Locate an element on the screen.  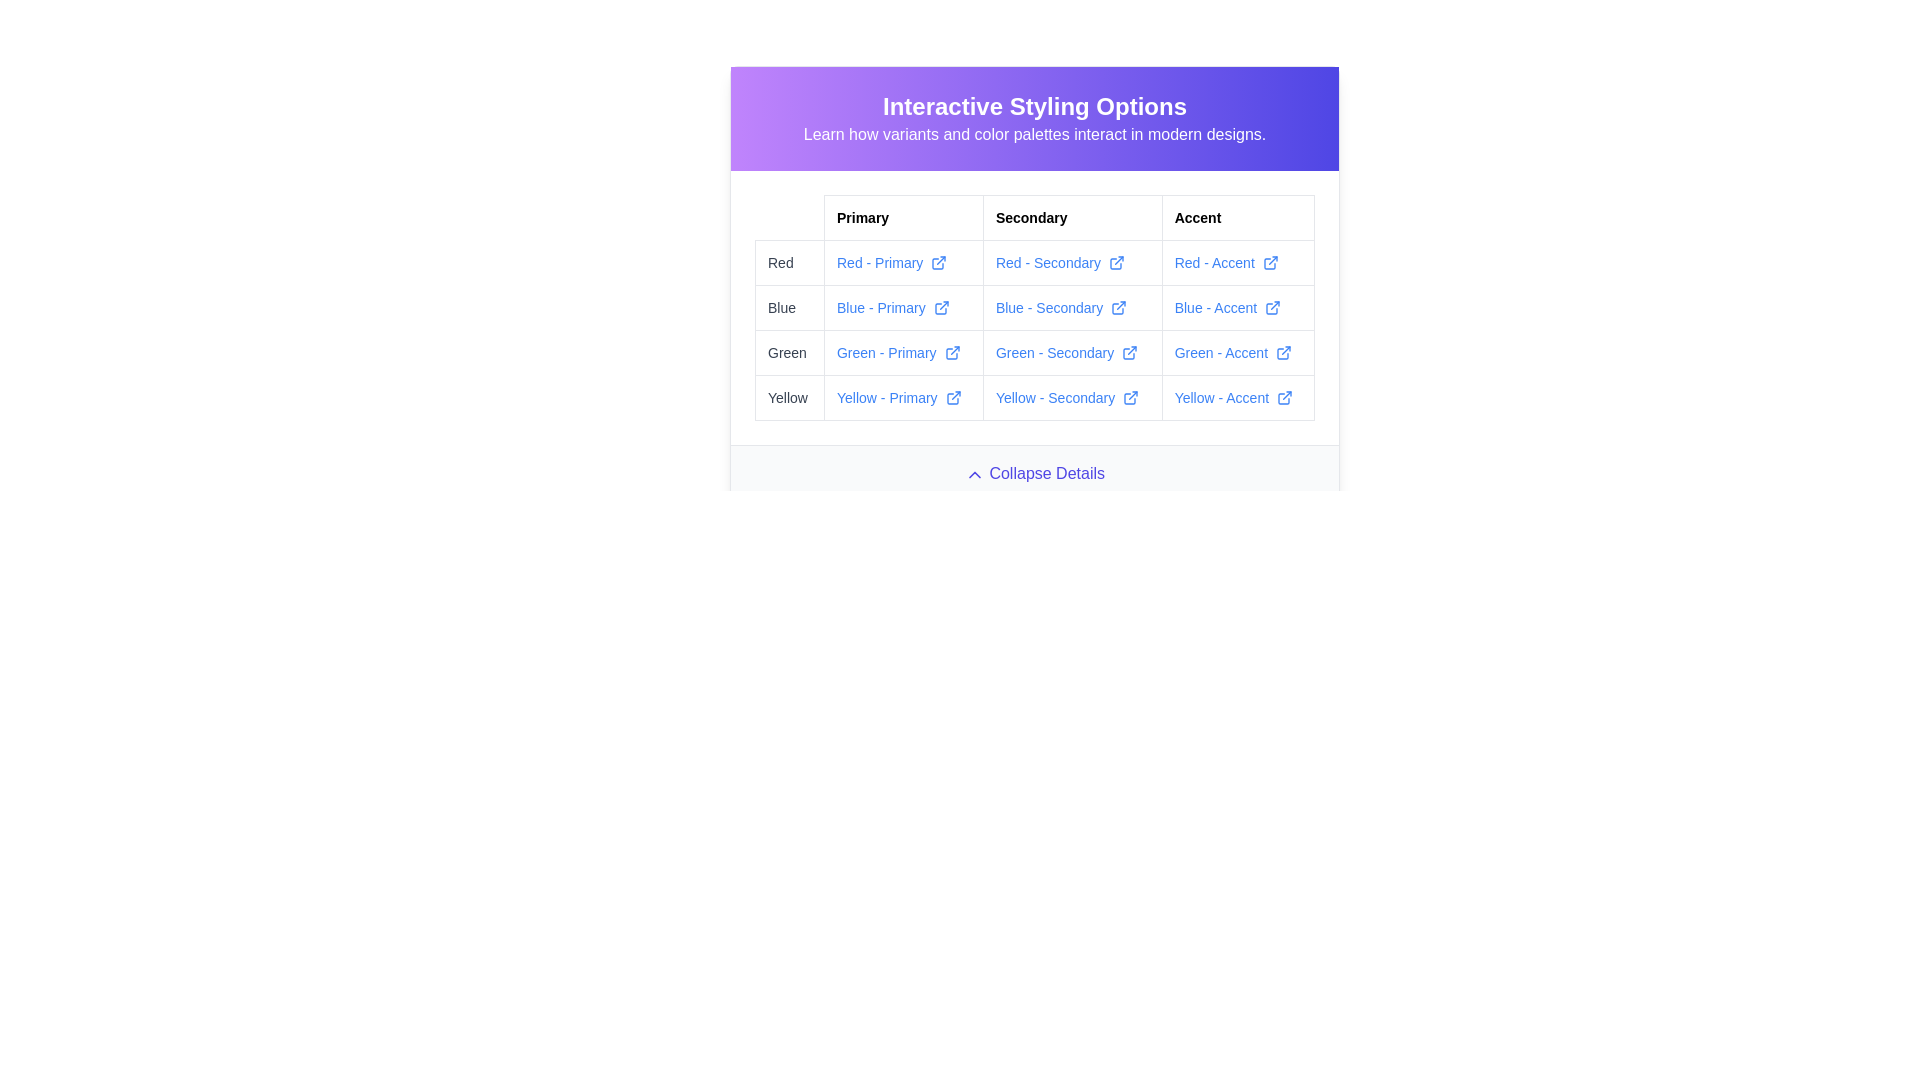
the external link icon located in the 'Interactive Styling Options' section, under the 'Primary' column and the 'Red' row, following the text 'Red - Primary' is located at coordinates (938, 261).